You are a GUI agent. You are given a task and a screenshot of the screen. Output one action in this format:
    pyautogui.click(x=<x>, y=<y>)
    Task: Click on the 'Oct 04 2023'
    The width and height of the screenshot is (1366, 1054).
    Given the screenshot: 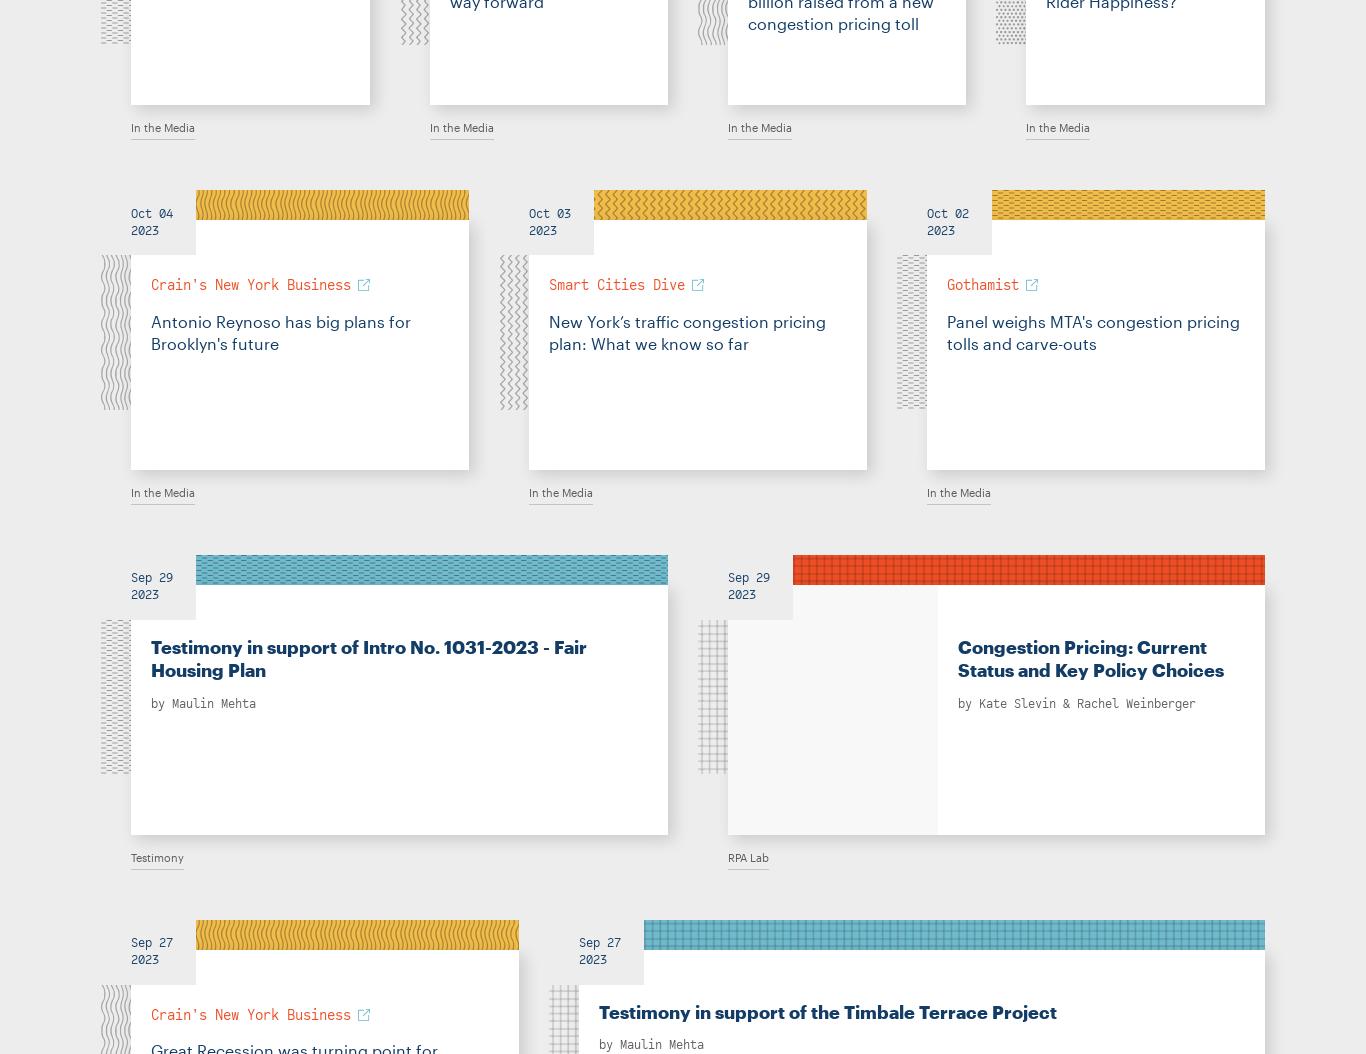 What is the action you would take?
    pyautogui.click(x=151, y=221)
    